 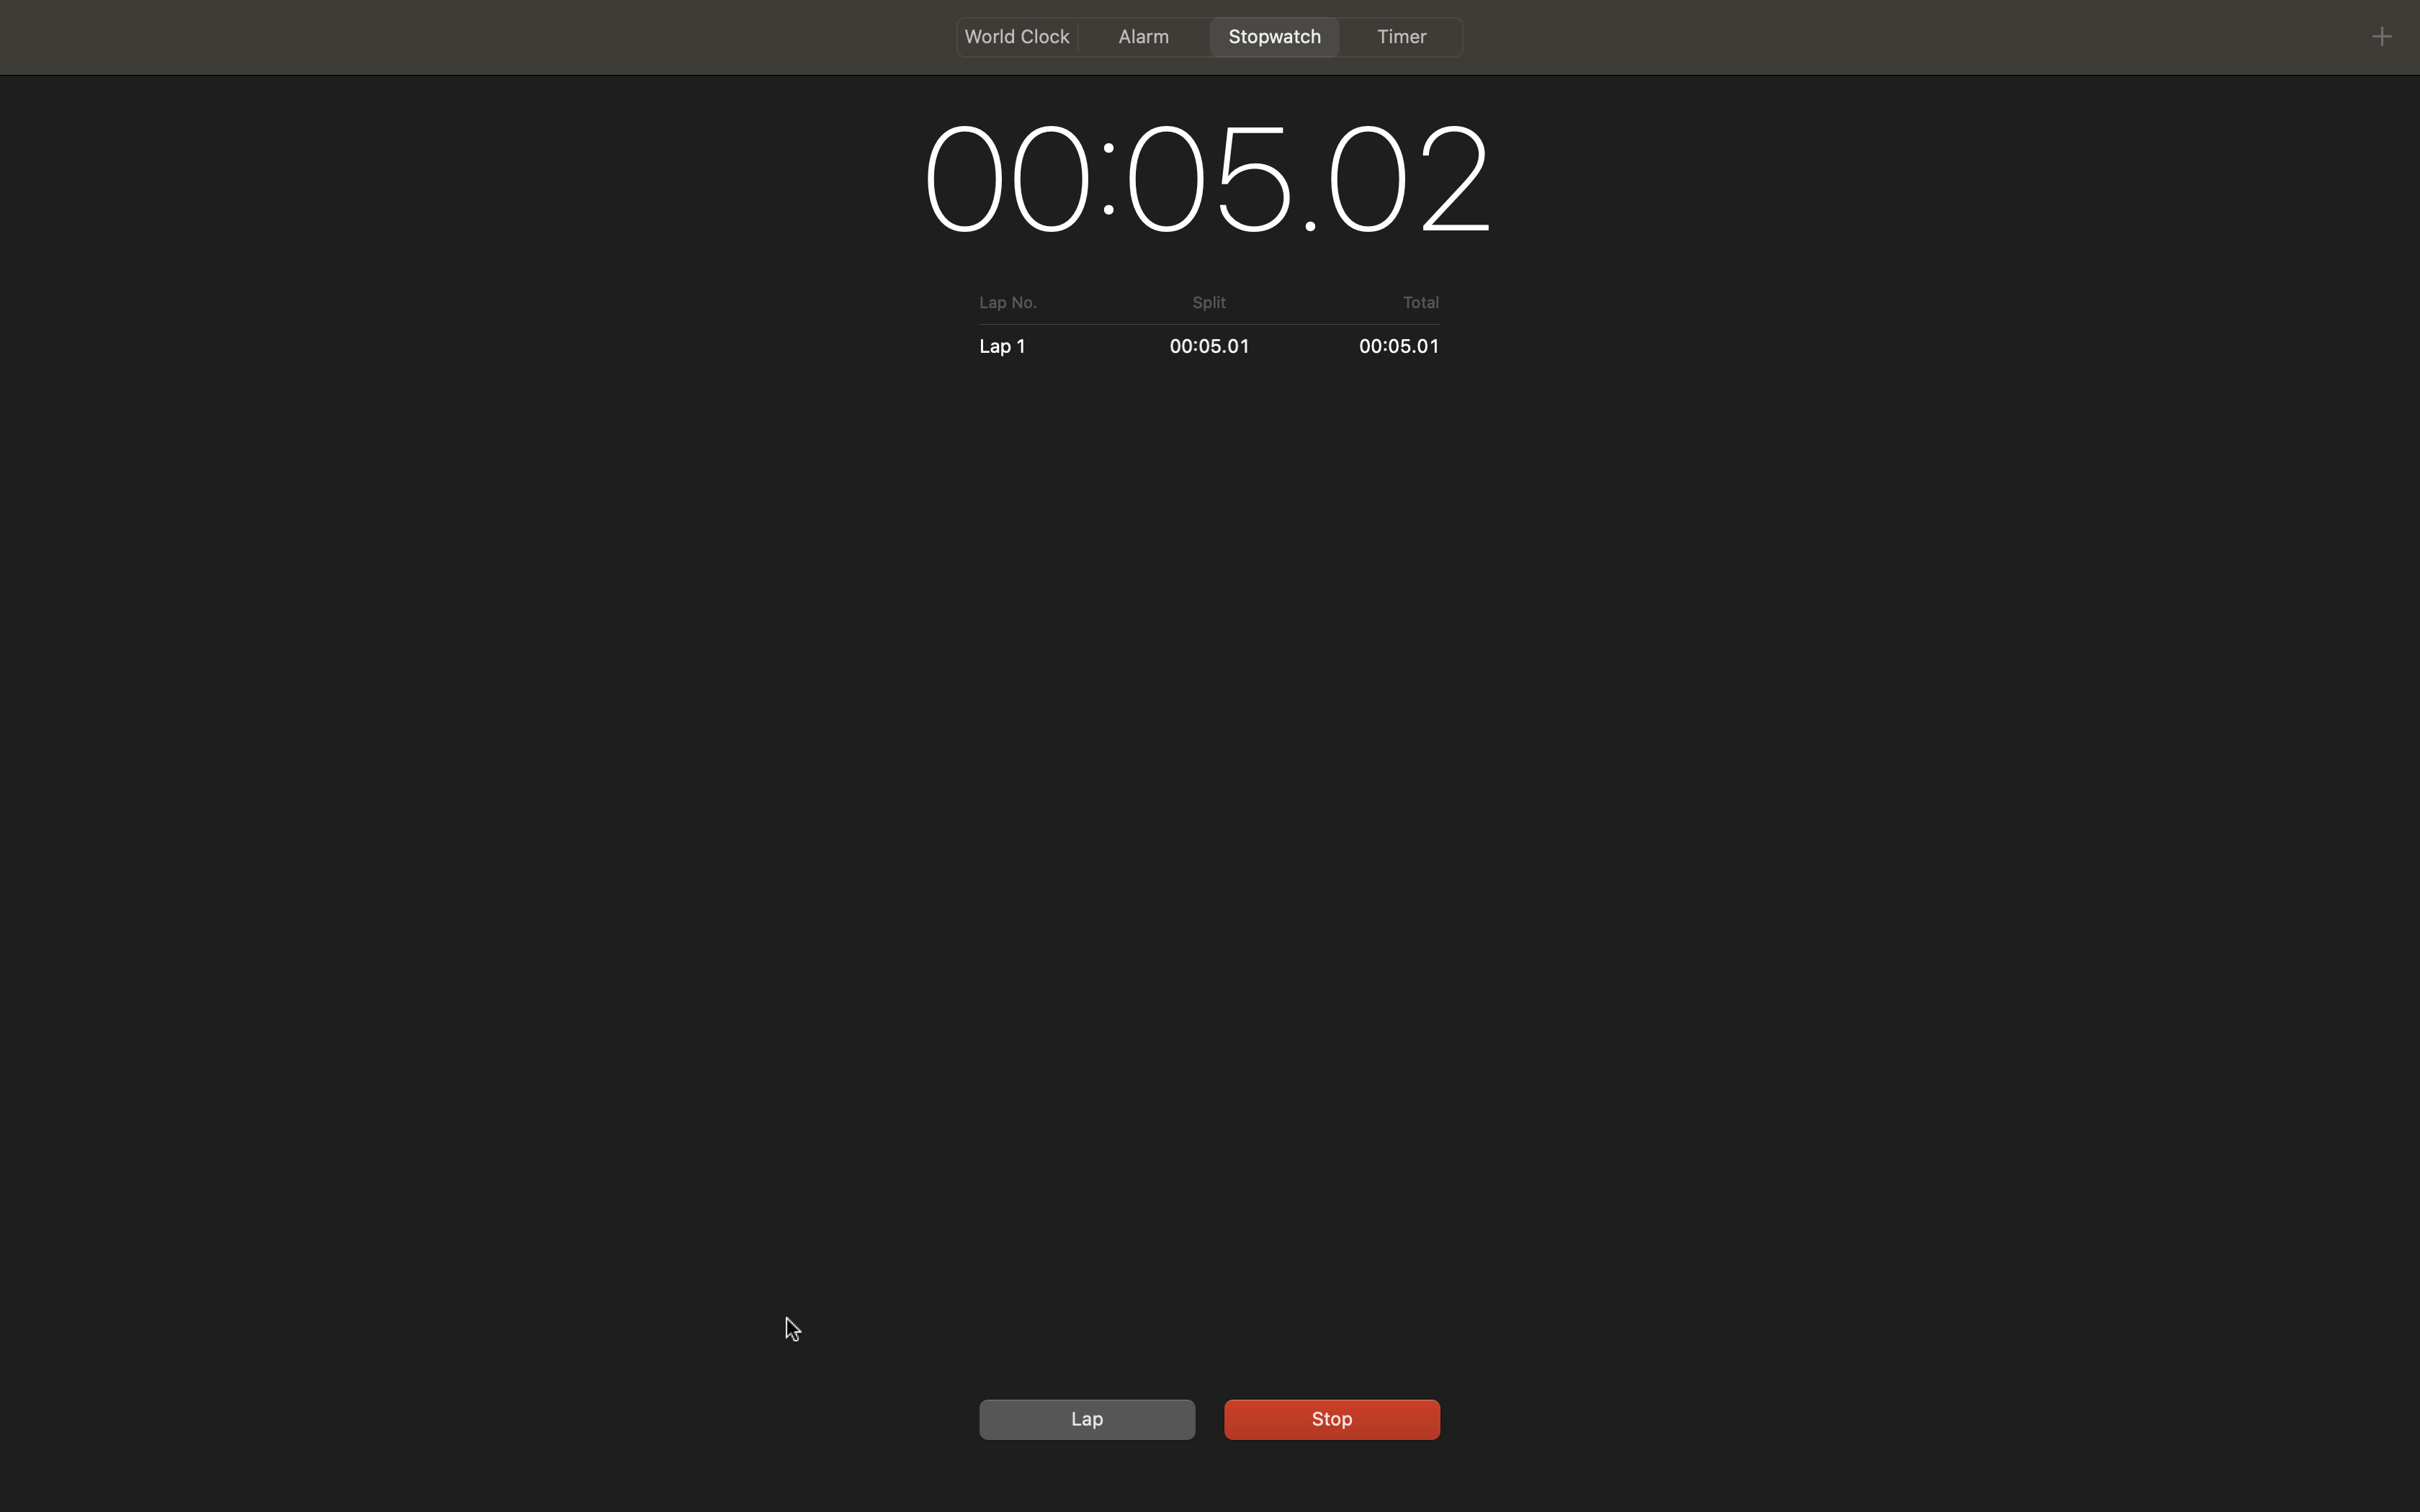 I want to click on the timer and then resume it, so click(x=1328, y=1416).